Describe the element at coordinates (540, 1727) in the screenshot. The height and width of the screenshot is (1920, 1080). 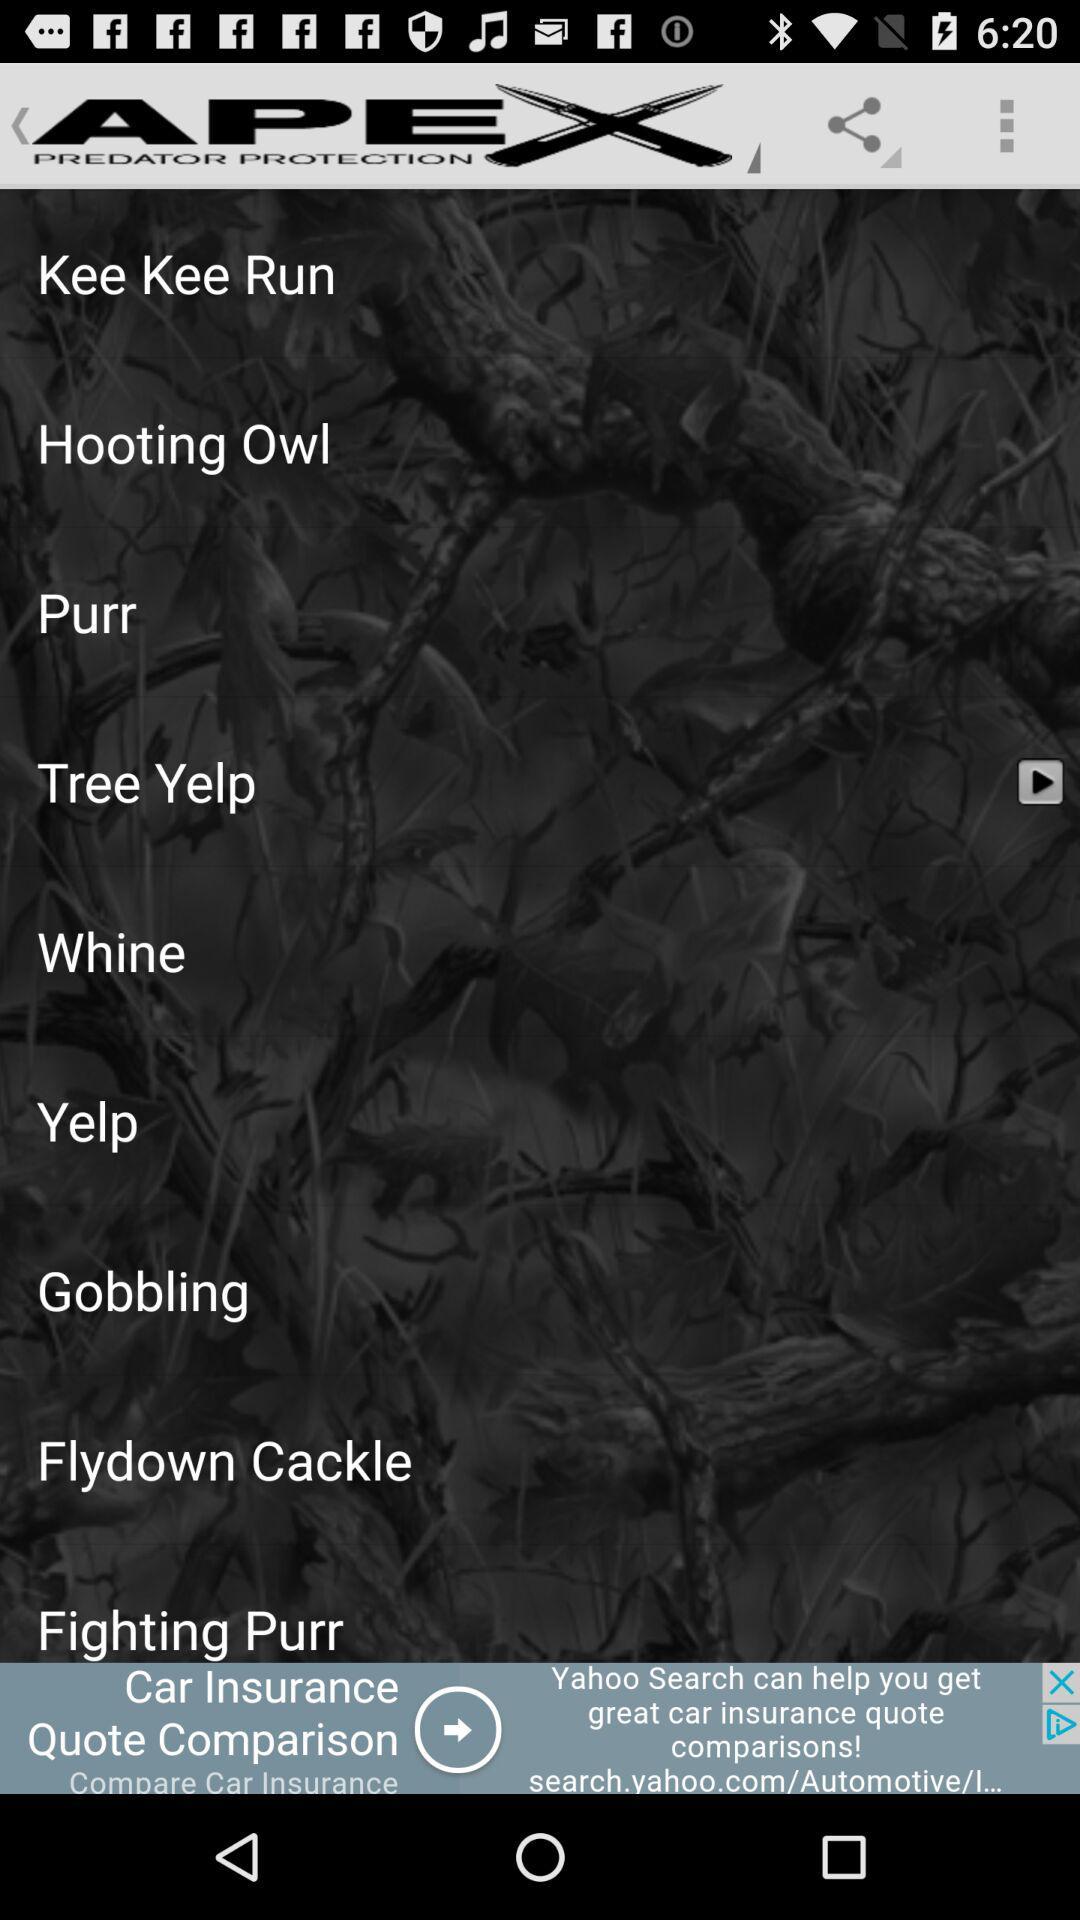
I see `open advertisement` at that location.